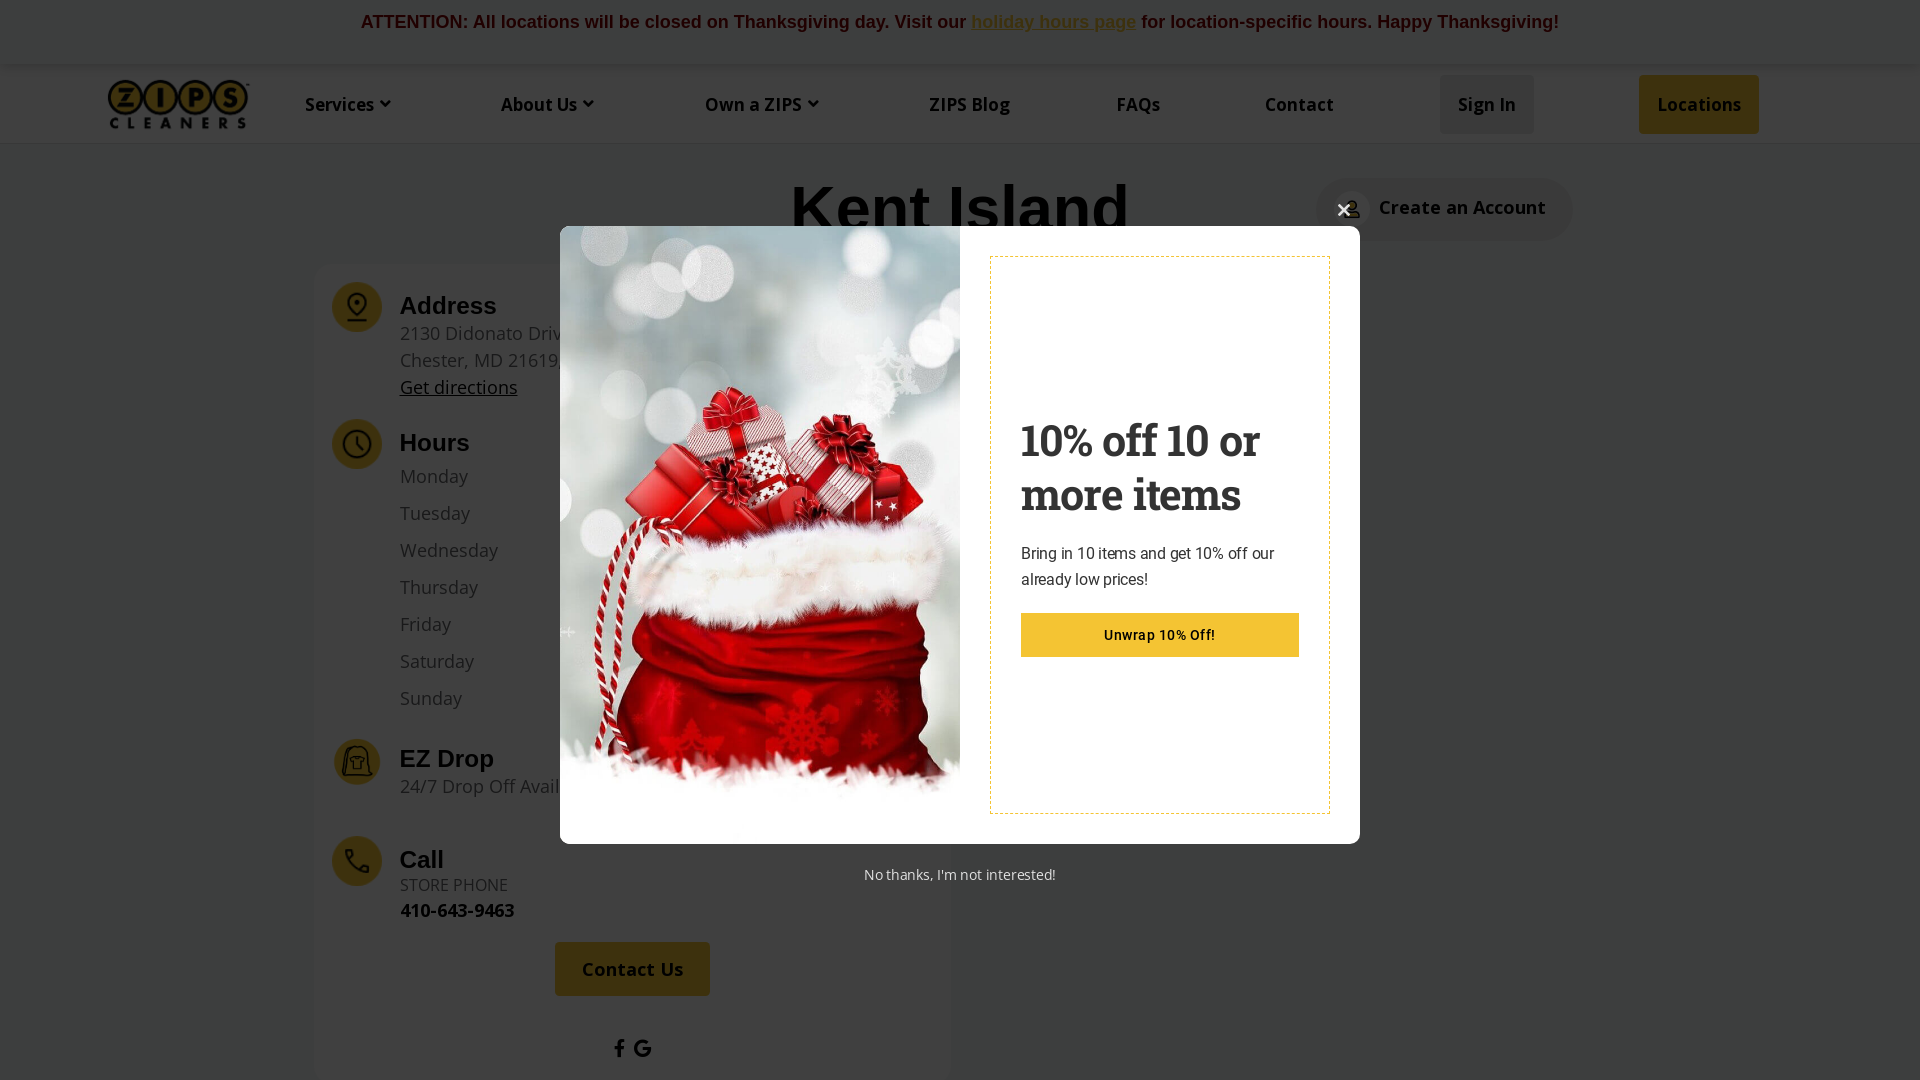  I want to click on 'Get directions', so click(458, 386).